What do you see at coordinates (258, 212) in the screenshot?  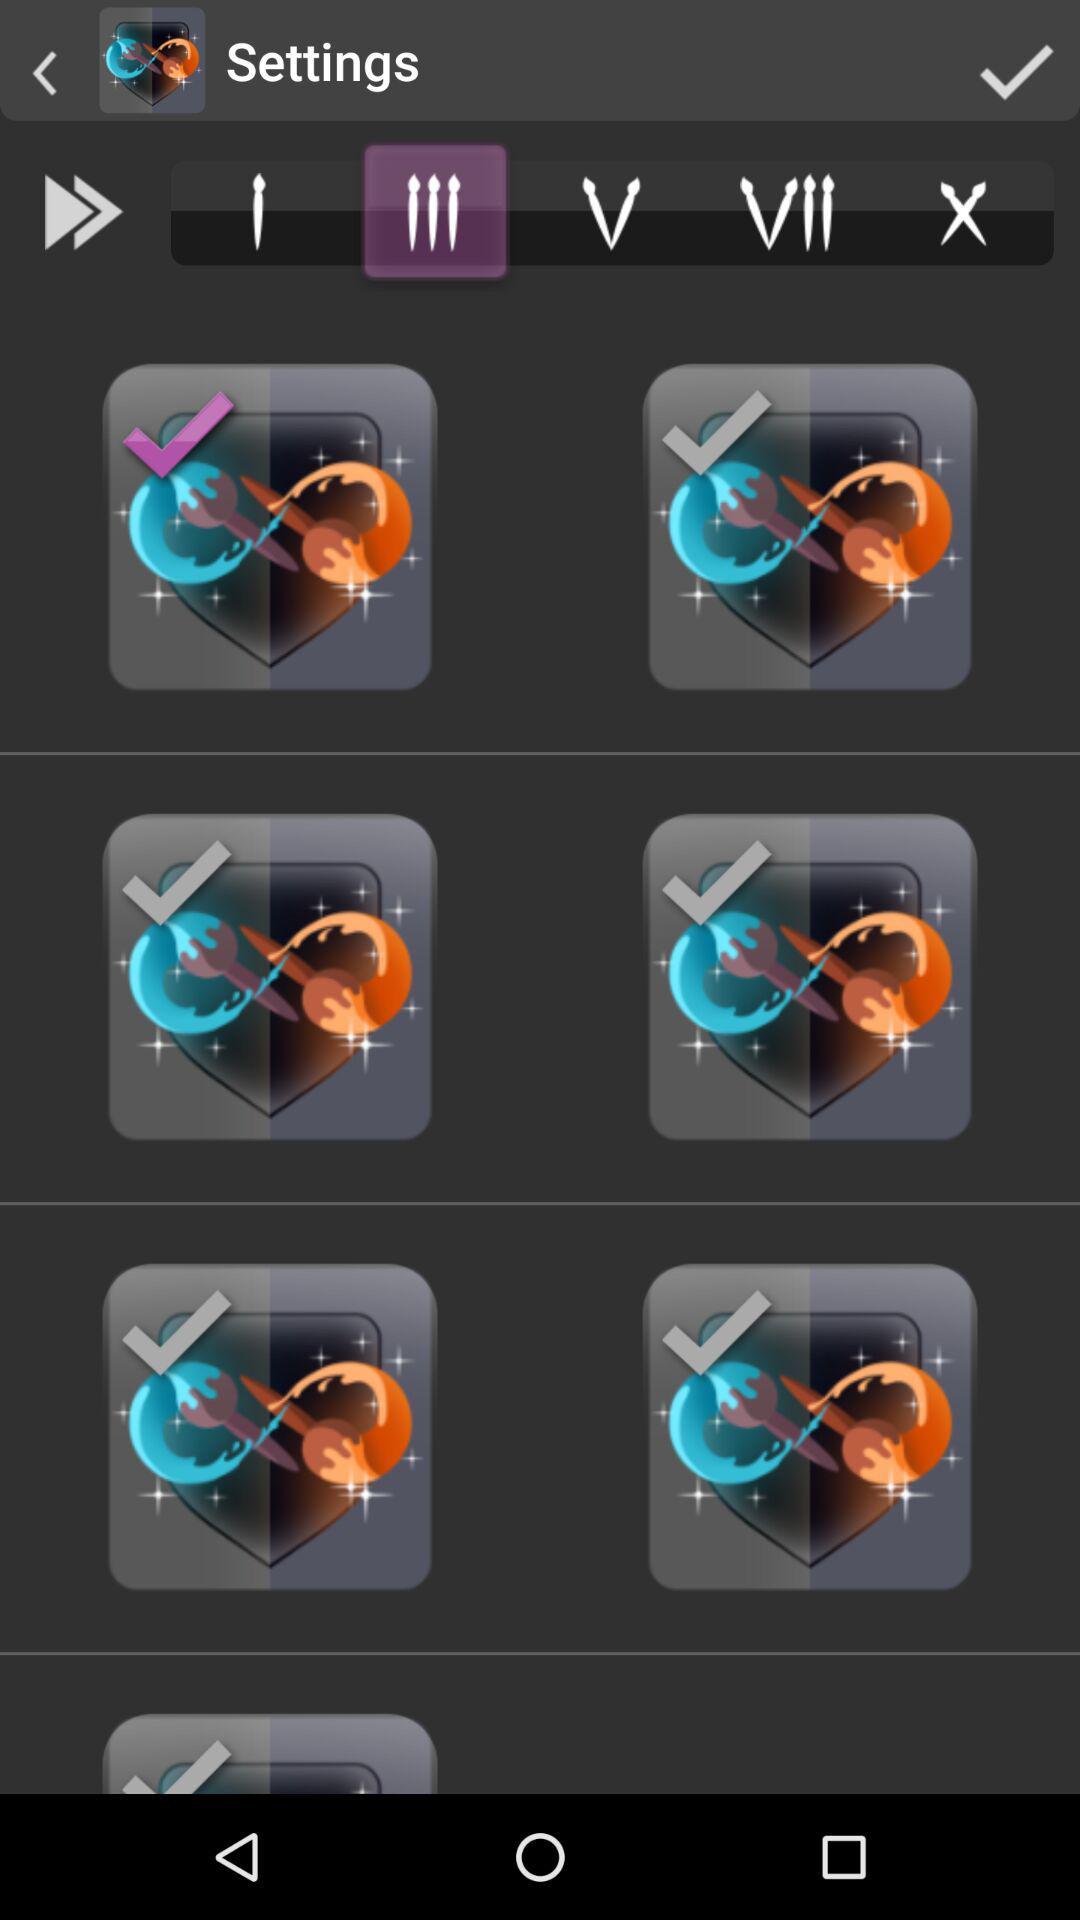 I see `menu option` at bounding box center [258, 212].